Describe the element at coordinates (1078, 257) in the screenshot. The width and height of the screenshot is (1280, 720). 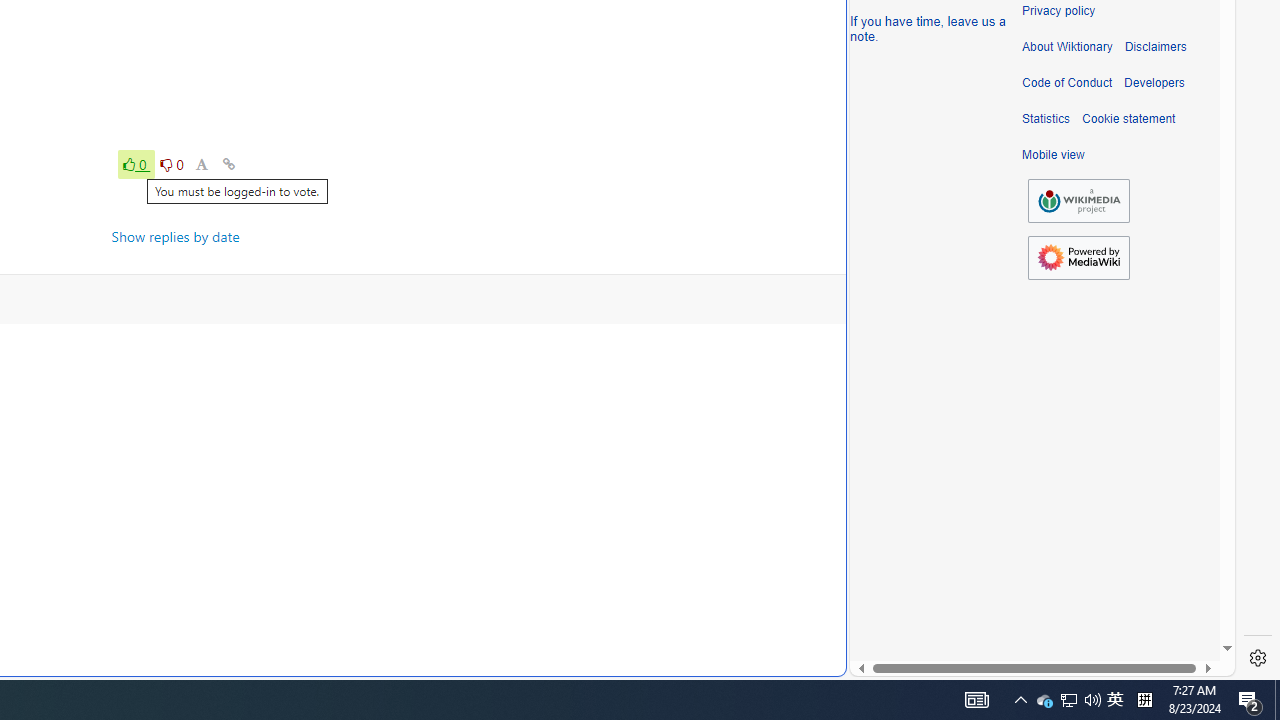
I see `'Powered by MediaWiki'` at that location.